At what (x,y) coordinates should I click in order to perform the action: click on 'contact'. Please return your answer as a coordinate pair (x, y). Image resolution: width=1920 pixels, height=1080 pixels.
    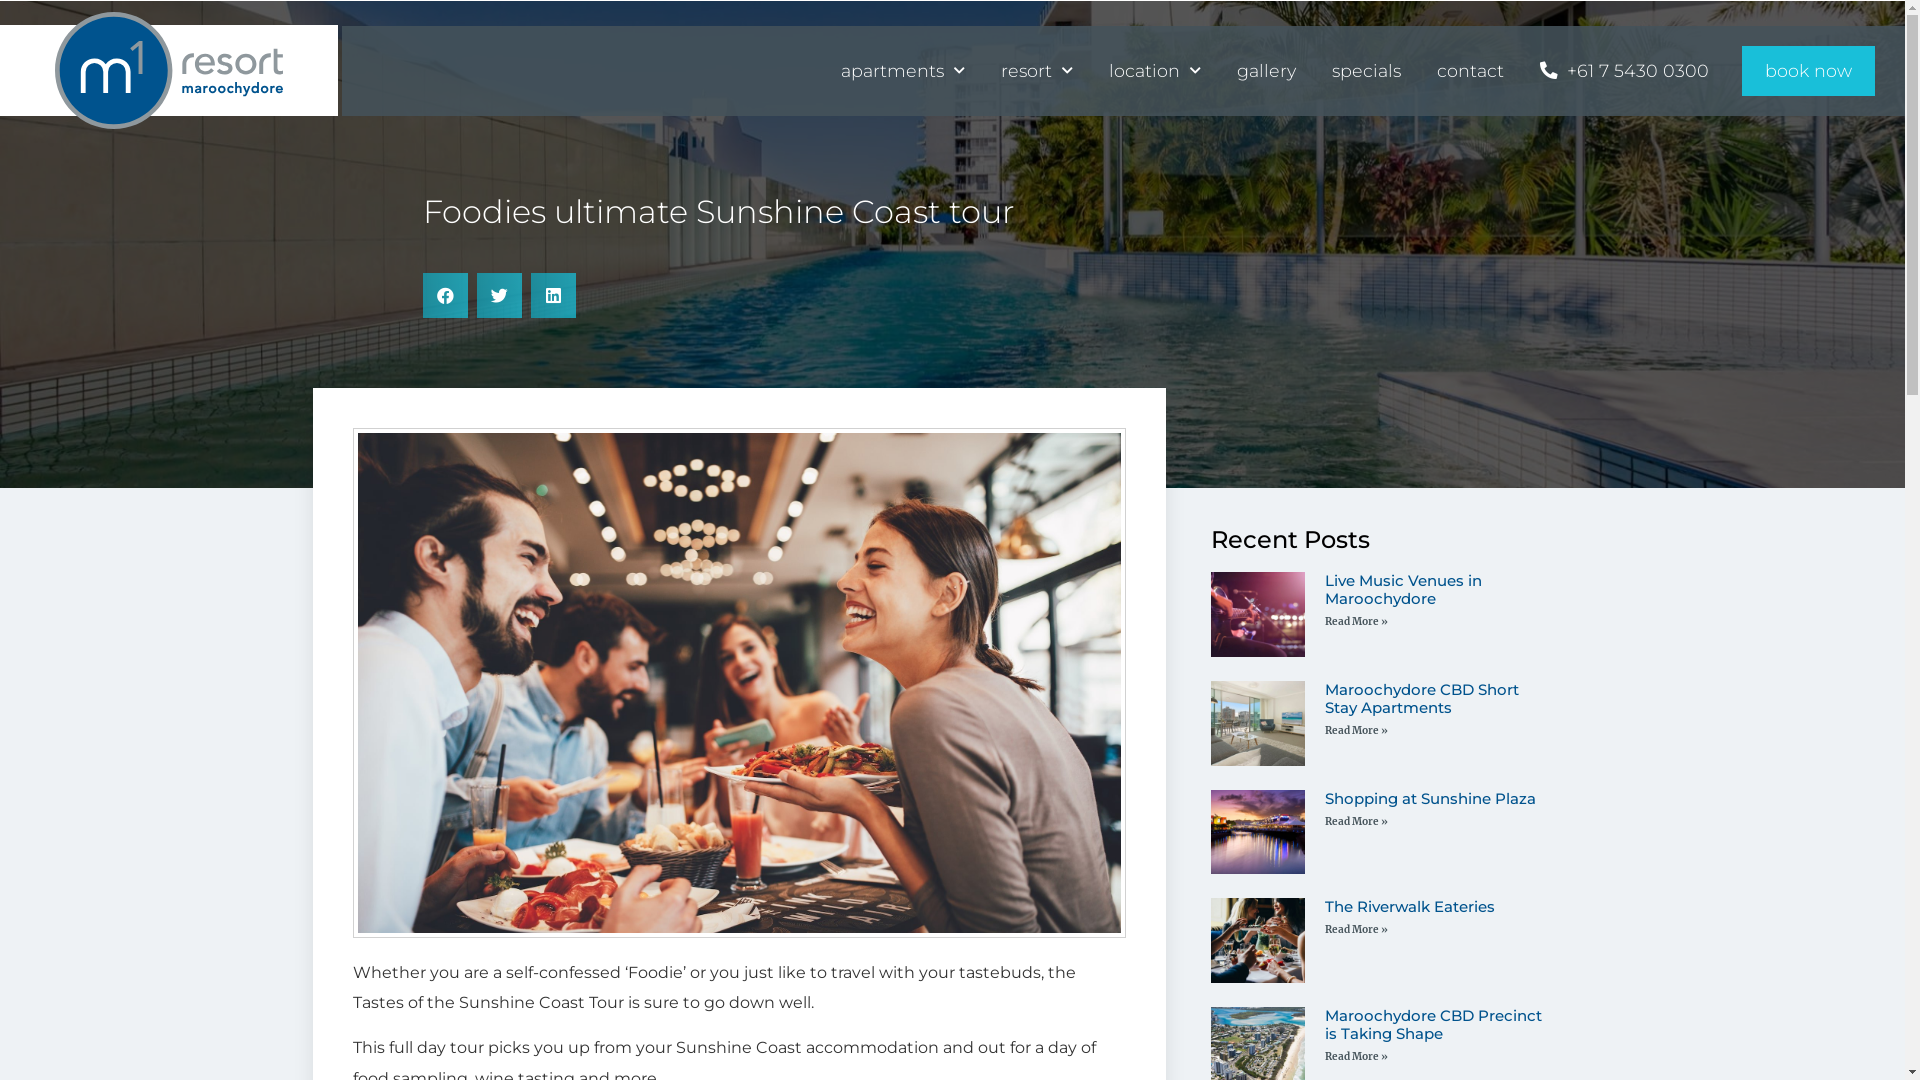
    Looking at the image, I should click on (1470, 69).